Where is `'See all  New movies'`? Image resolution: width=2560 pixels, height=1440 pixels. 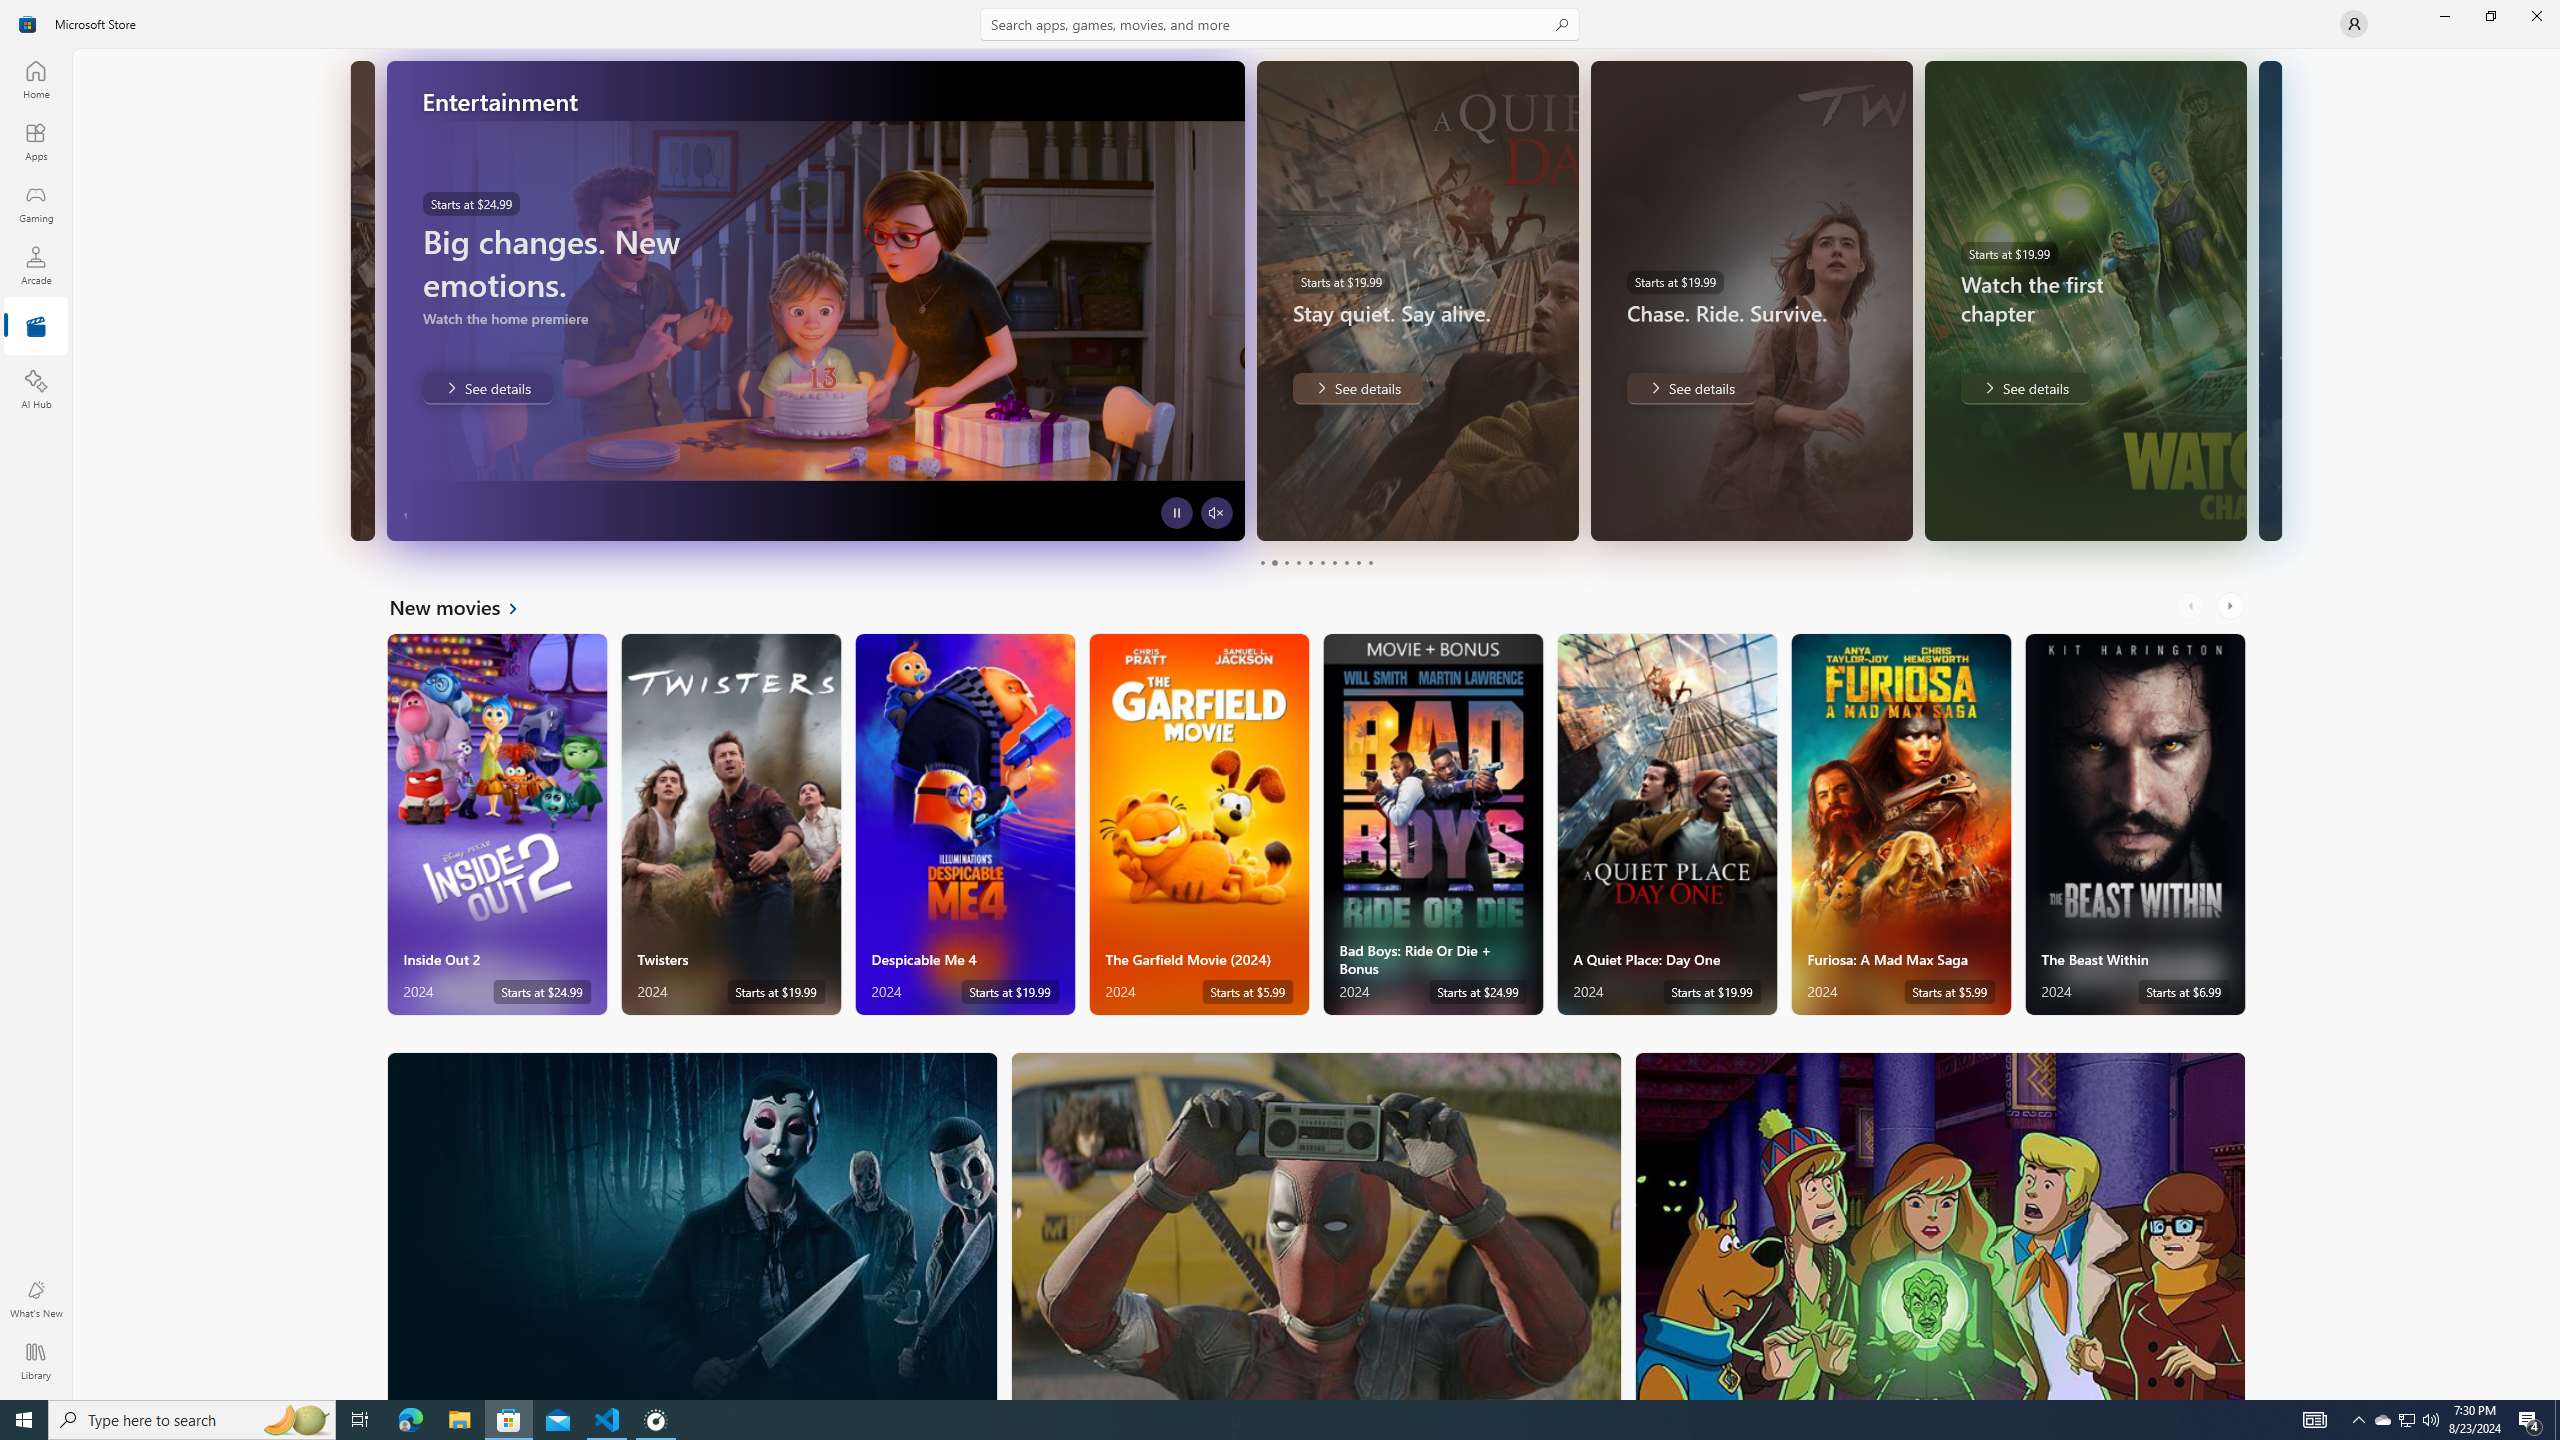 'See all  New movies' is located at coordinates (464, 605).